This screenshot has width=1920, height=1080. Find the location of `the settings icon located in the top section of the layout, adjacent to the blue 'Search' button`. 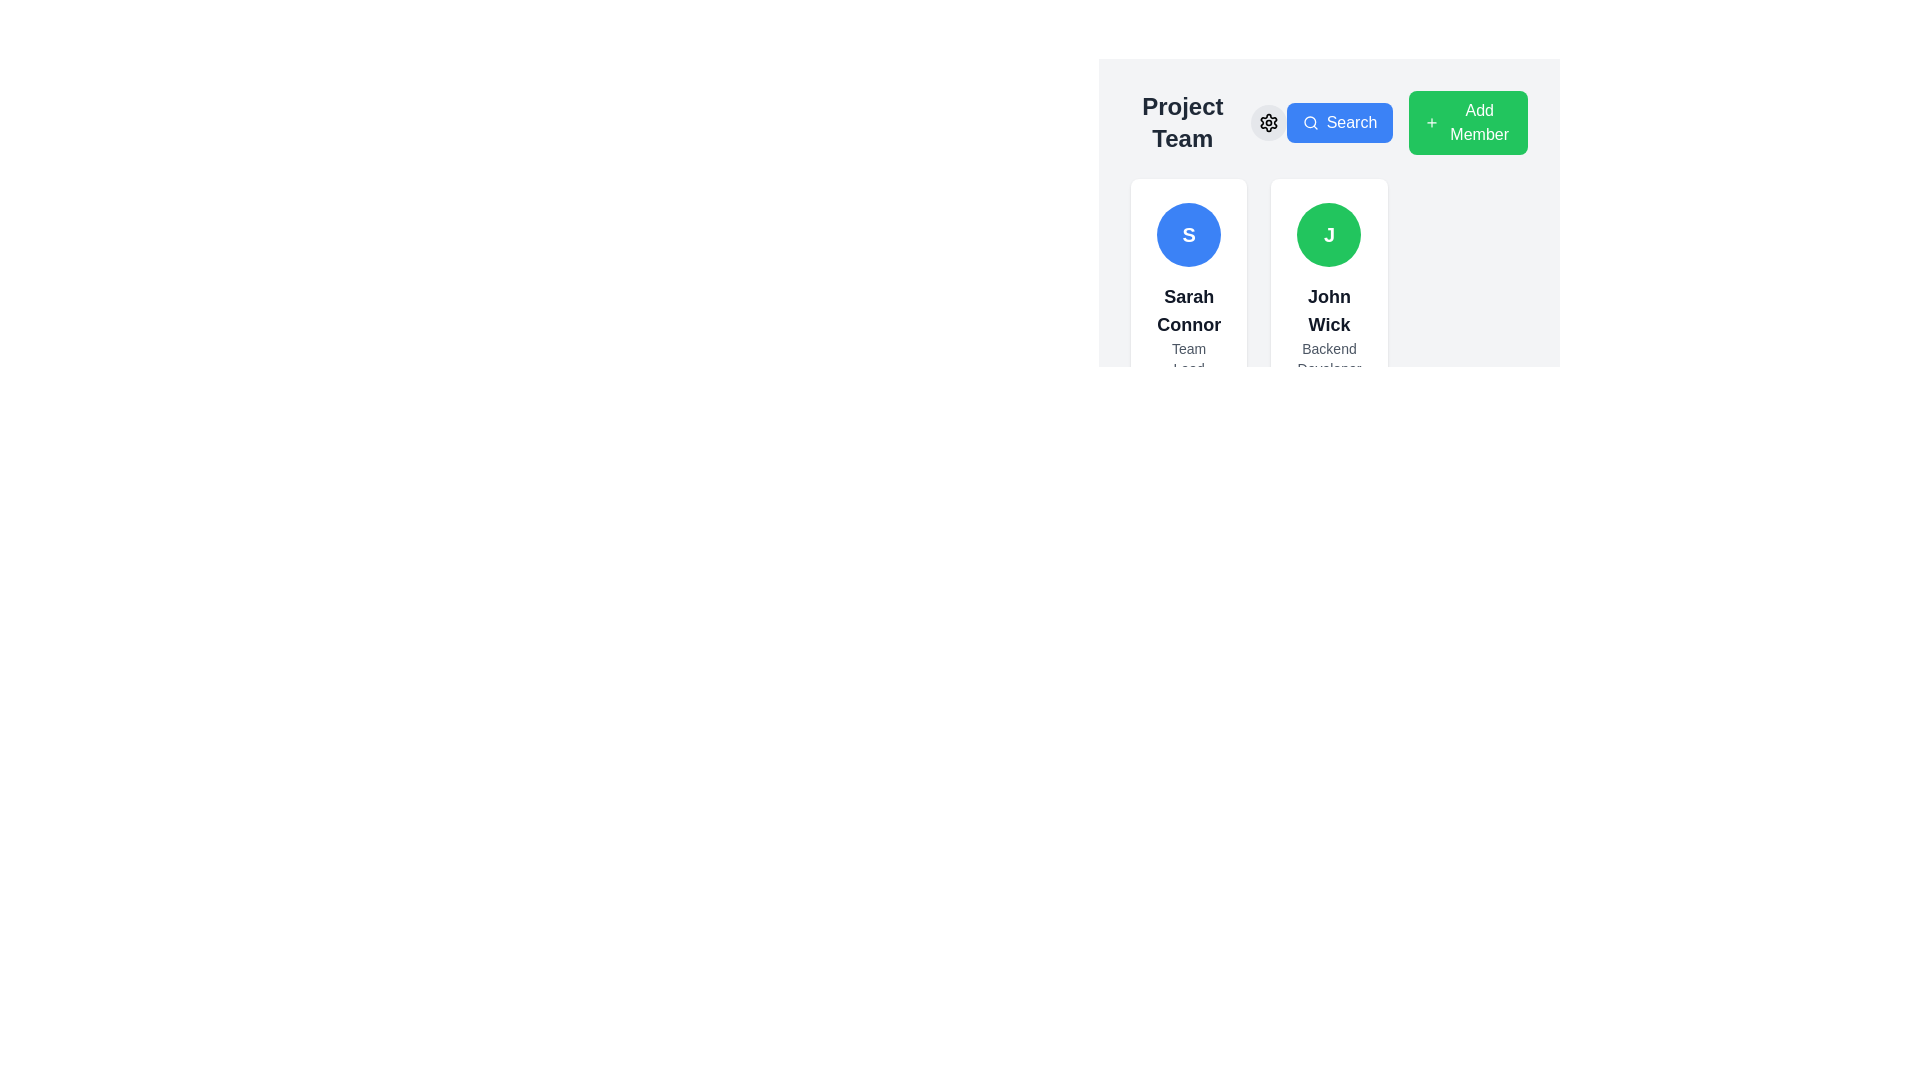

the settings icon located in the top section of the layout, adjacent to the blue 'Search' button is located at coordinates (1267, 123).